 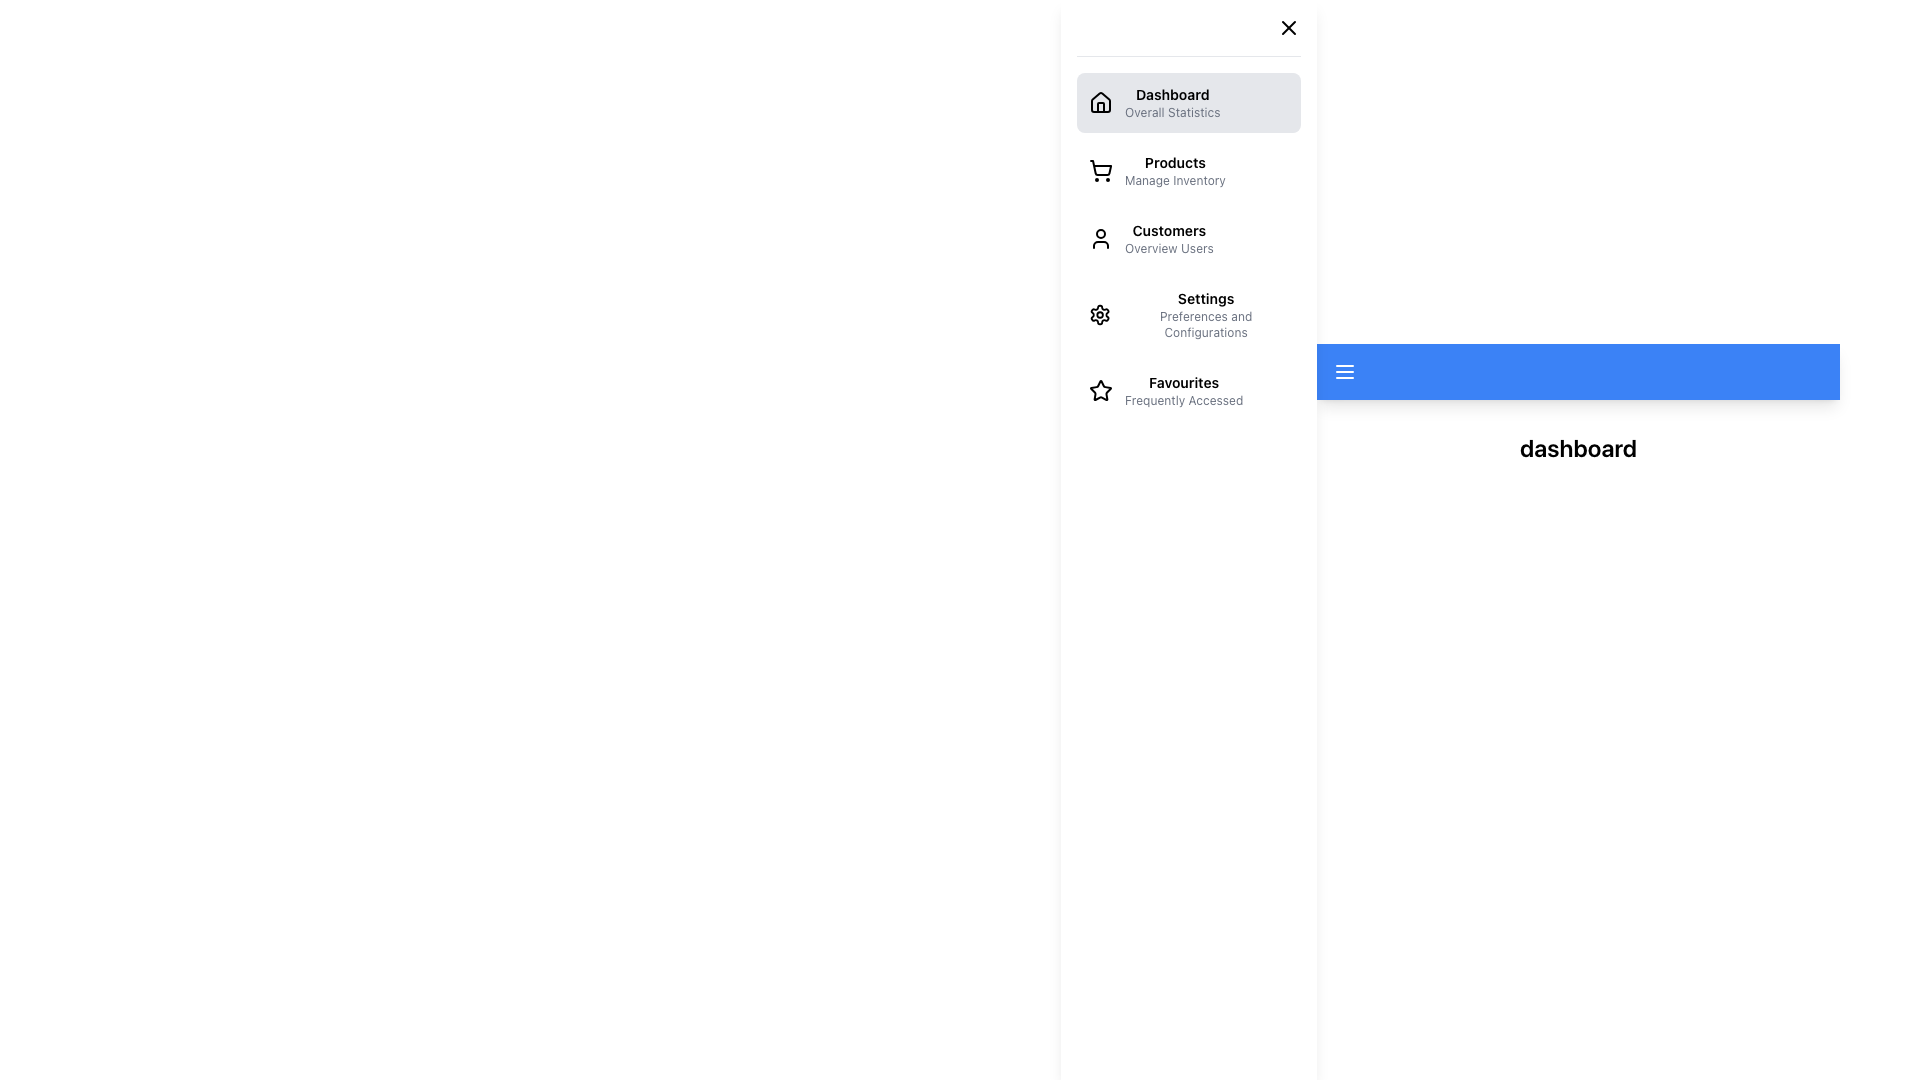 I want to click on the 'Favourites' menu icon located on the left-hand side of the navigation menu, which visually represents the 'Favourites' option, so click(x=1099, y=390).